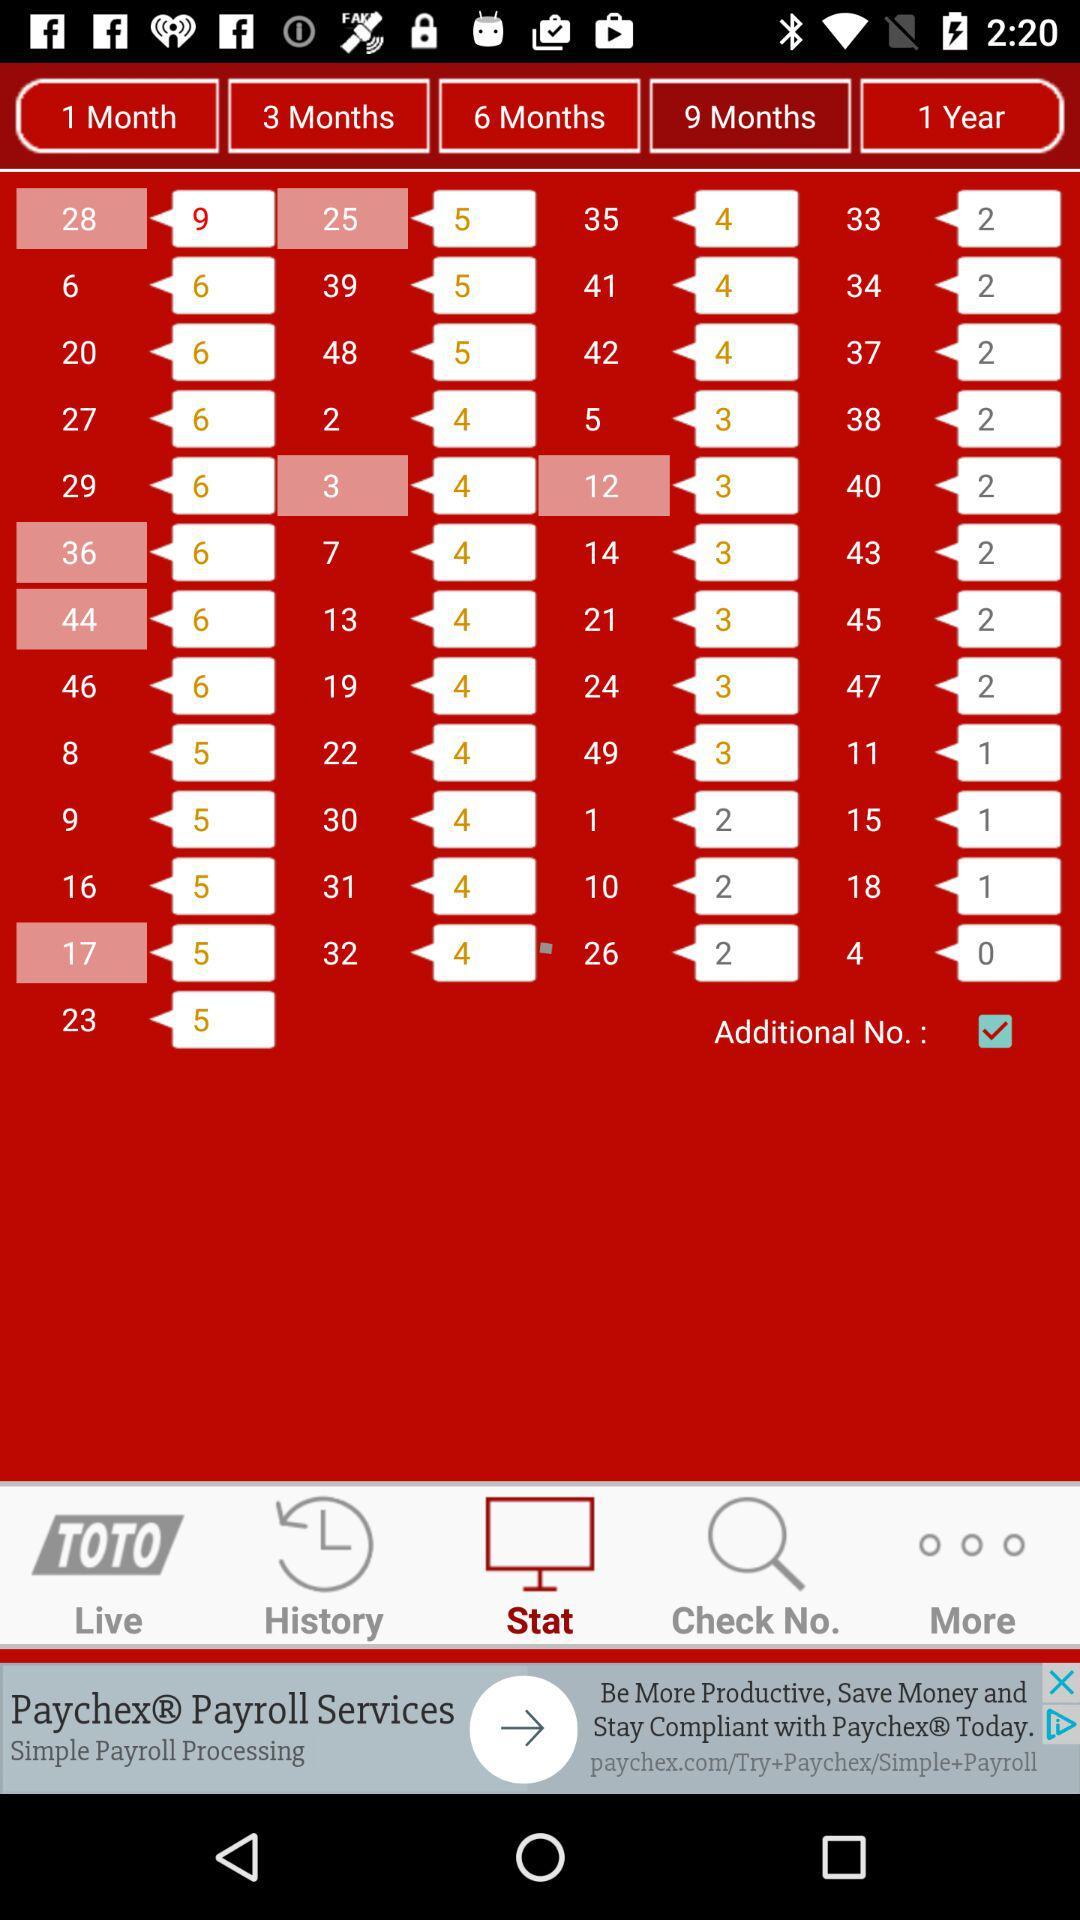 This screenshot has width=1080, height=1920. What do you see at coordinates (995, 1031) in the screenshot?
I see `check for additional number` at bounding box center [995, 1031].